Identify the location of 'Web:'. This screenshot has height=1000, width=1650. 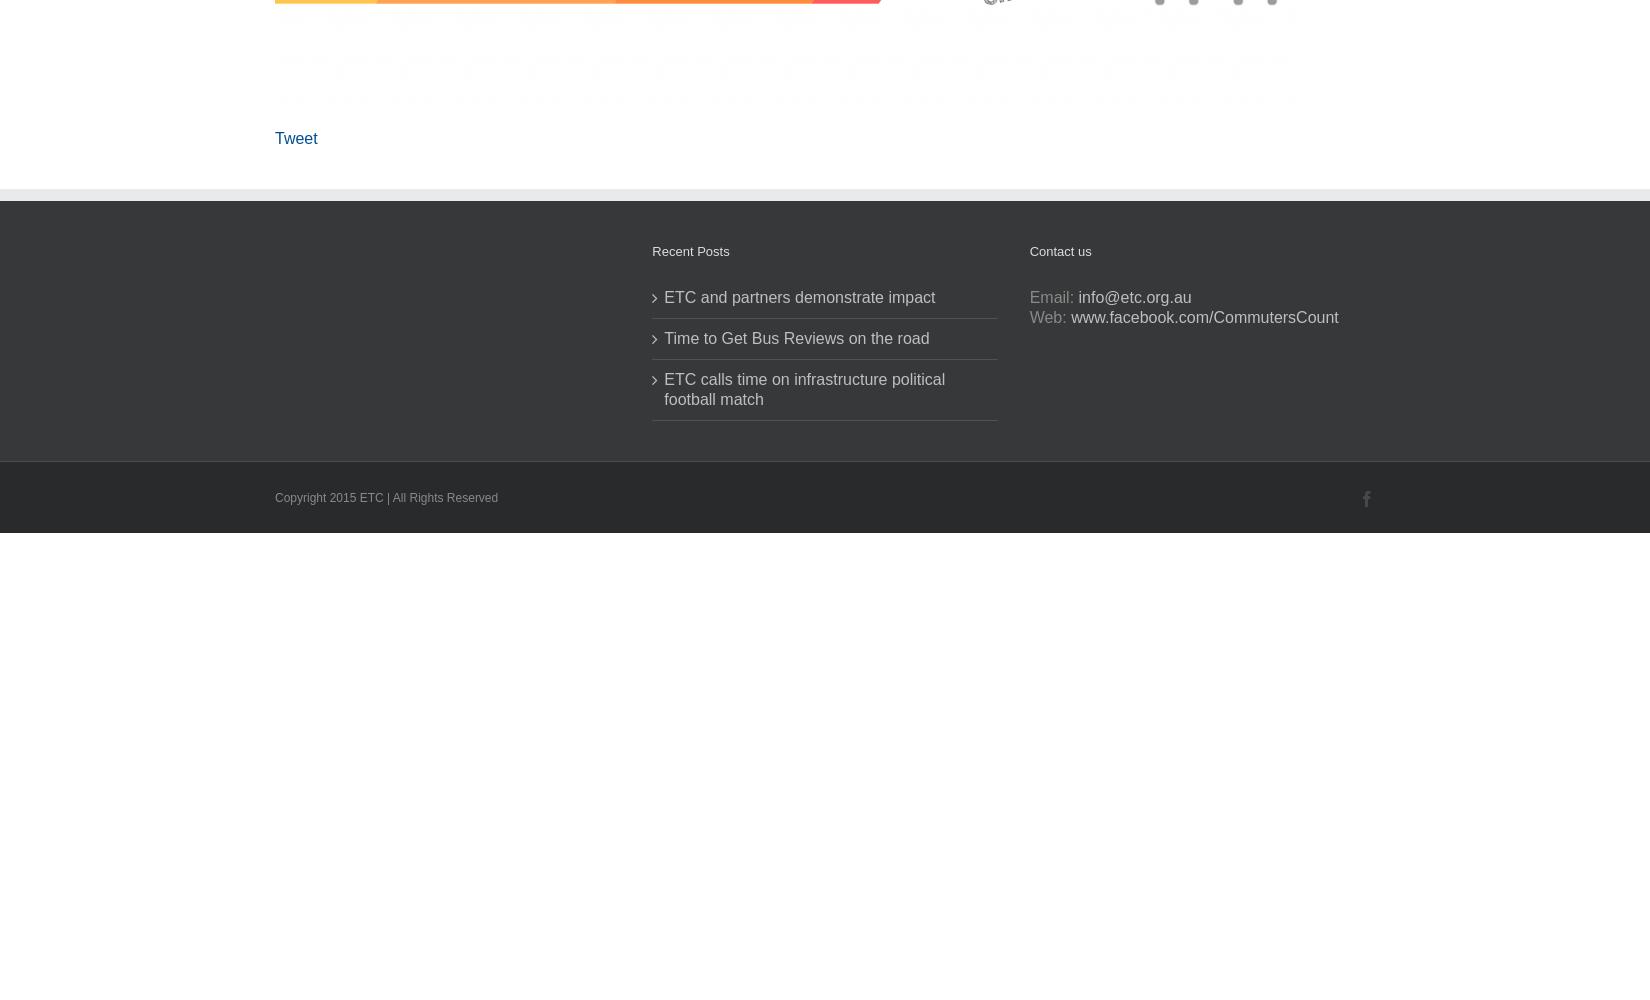
(1050, 316).